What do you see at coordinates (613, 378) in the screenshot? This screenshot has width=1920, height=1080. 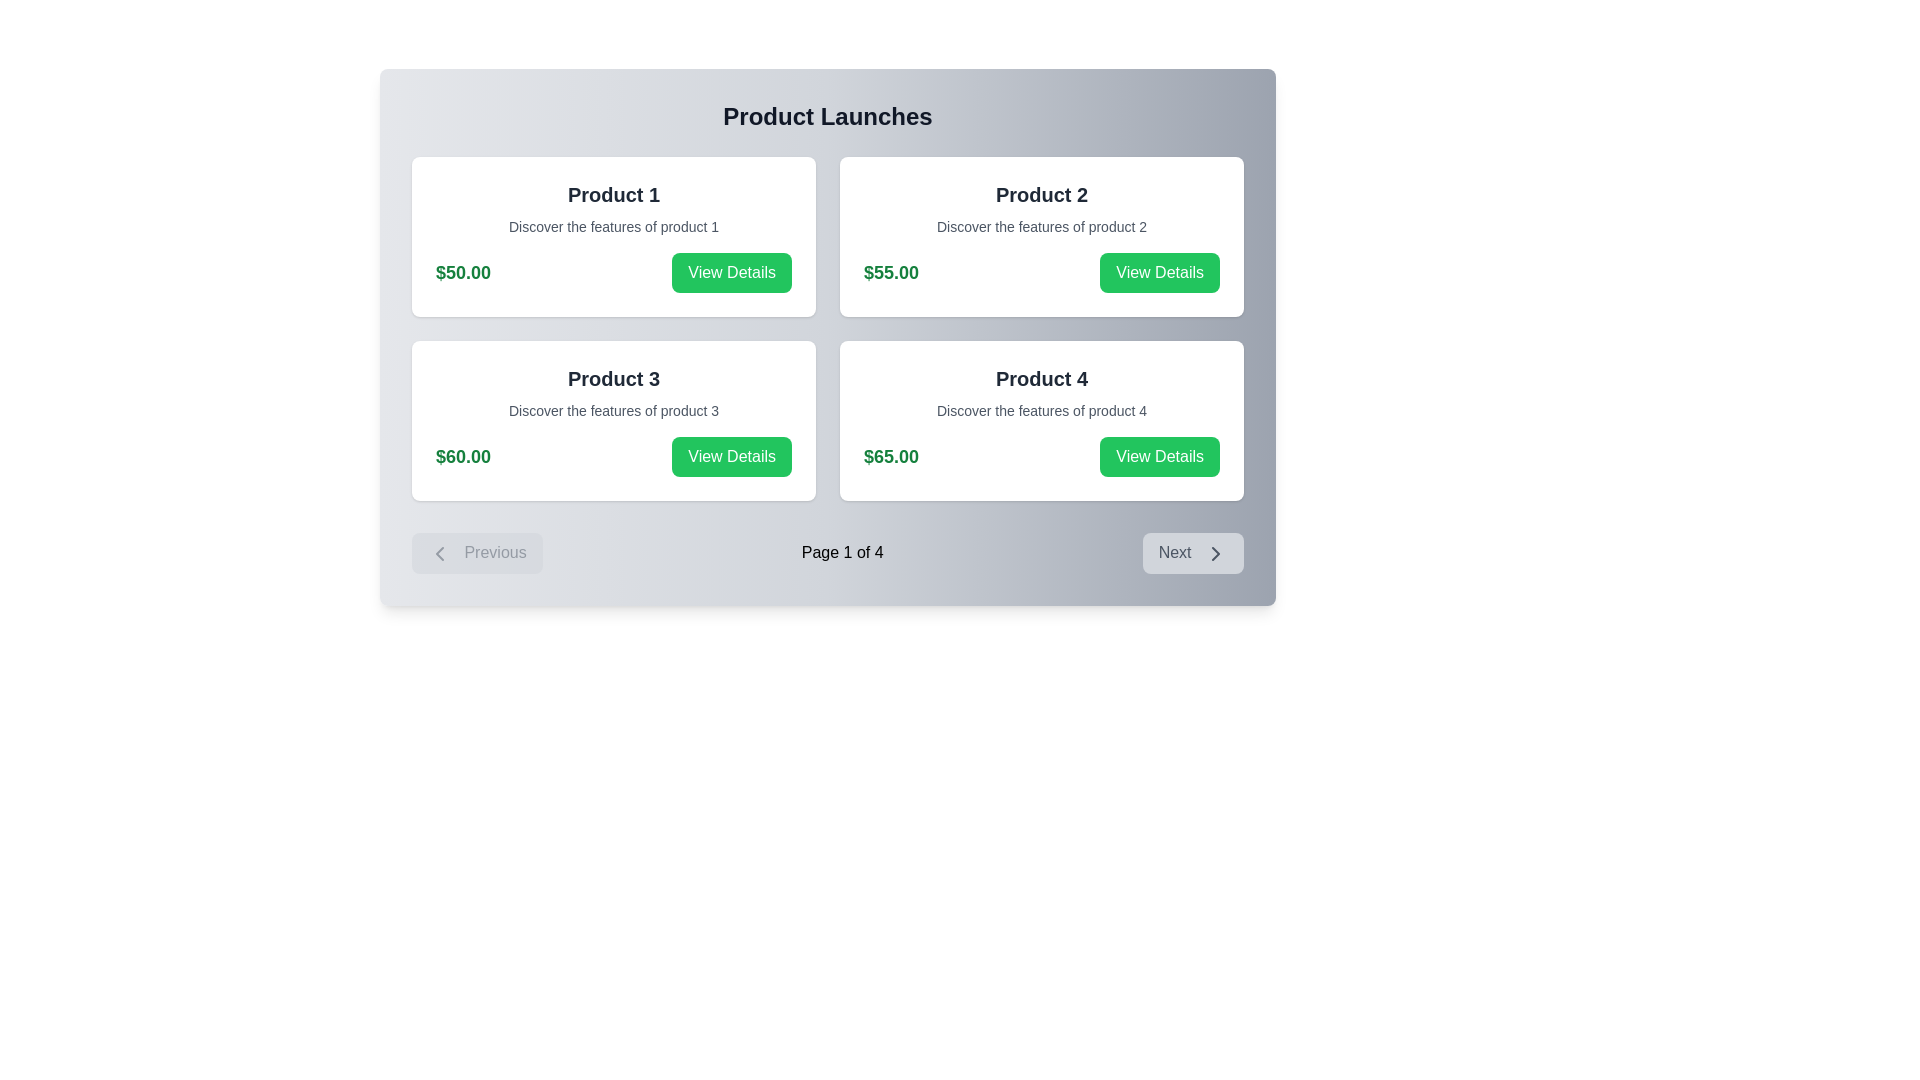 I see `the 'Product 3' text label, which is a bold, dark gray text element positioned in the lower-left content box of the grid layout` at bounding box center [613, 378].